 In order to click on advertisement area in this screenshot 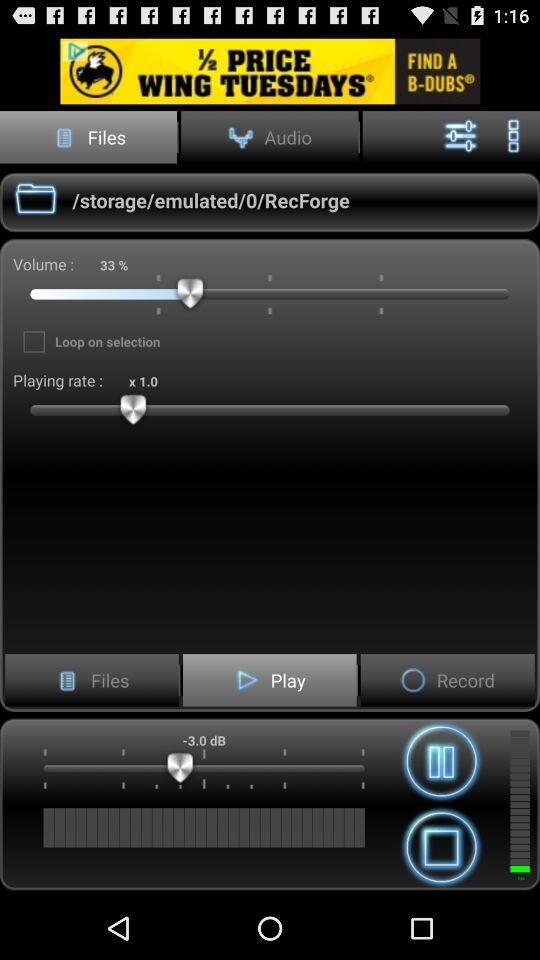, I will do `click(270, 71)`.